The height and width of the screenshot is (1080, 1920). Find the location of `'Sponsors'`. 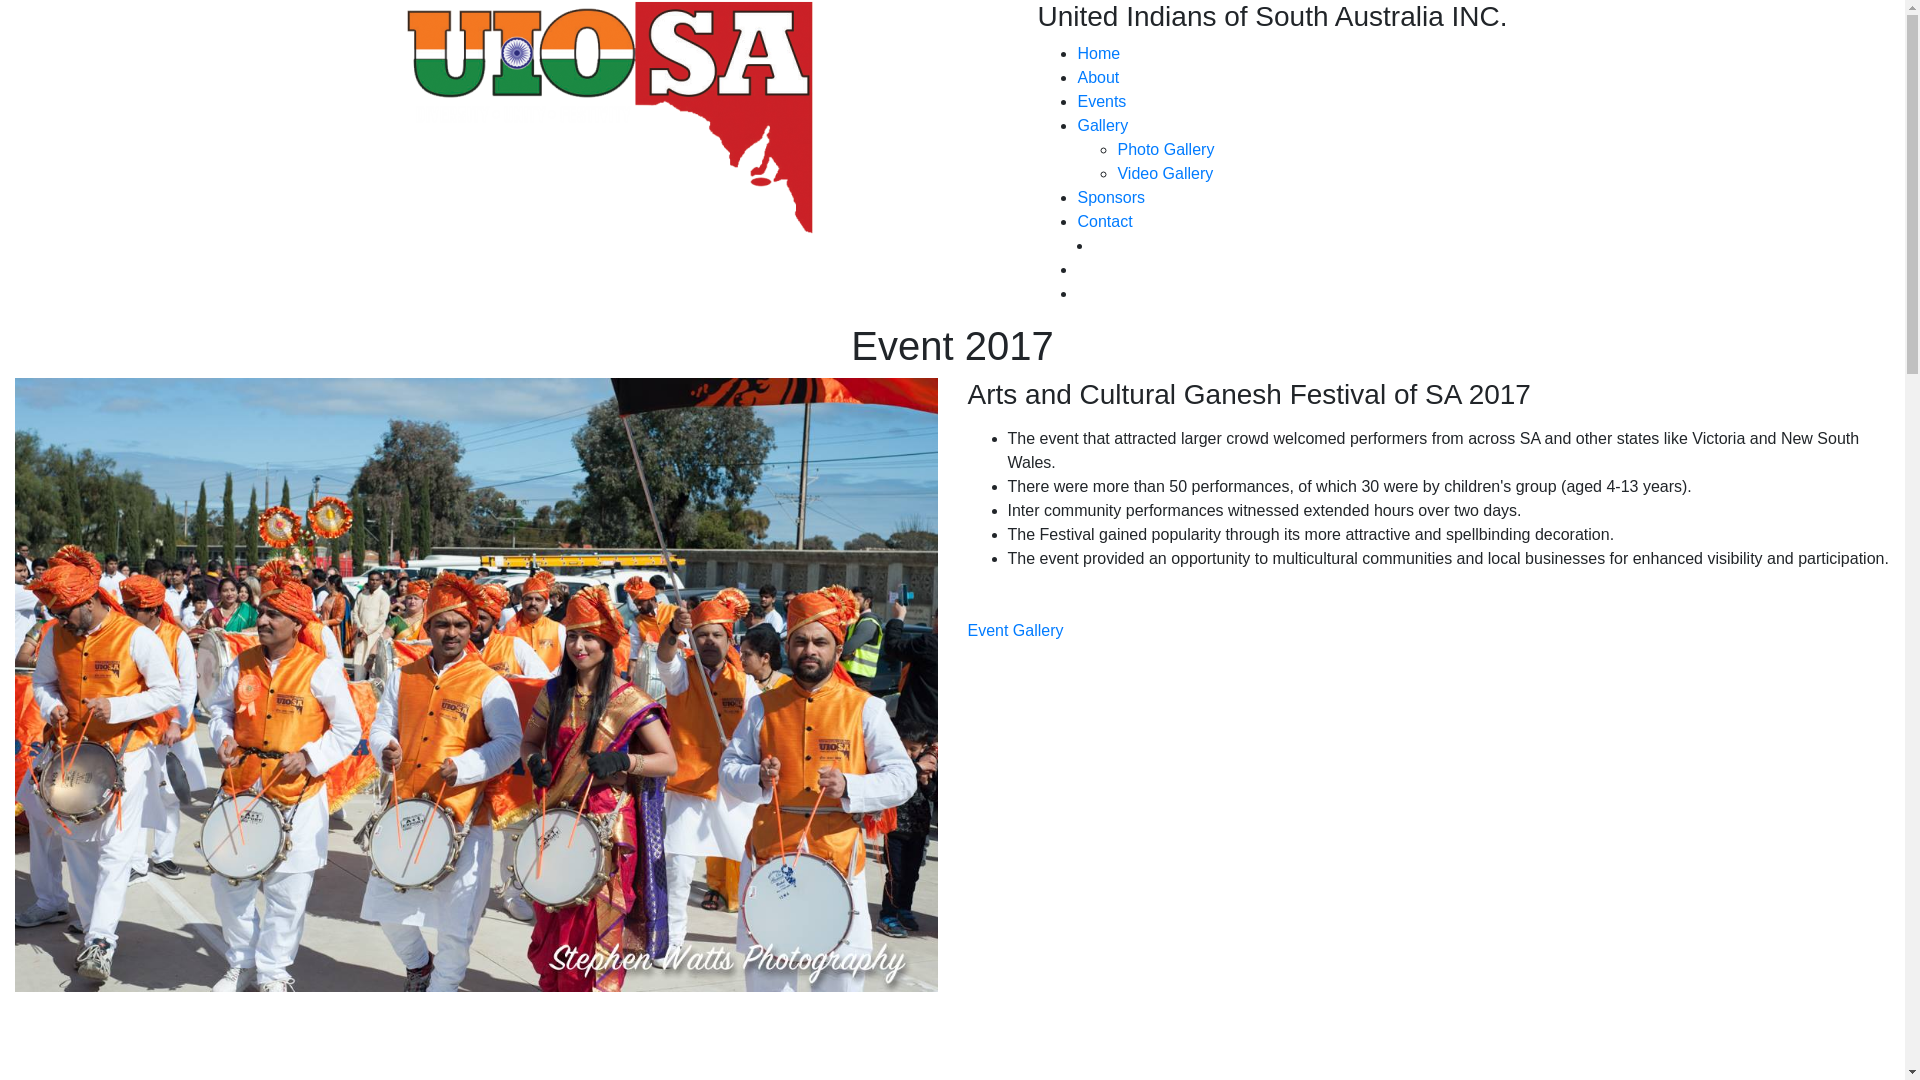

'Sponsors' is located at coordinates (1109, 197).